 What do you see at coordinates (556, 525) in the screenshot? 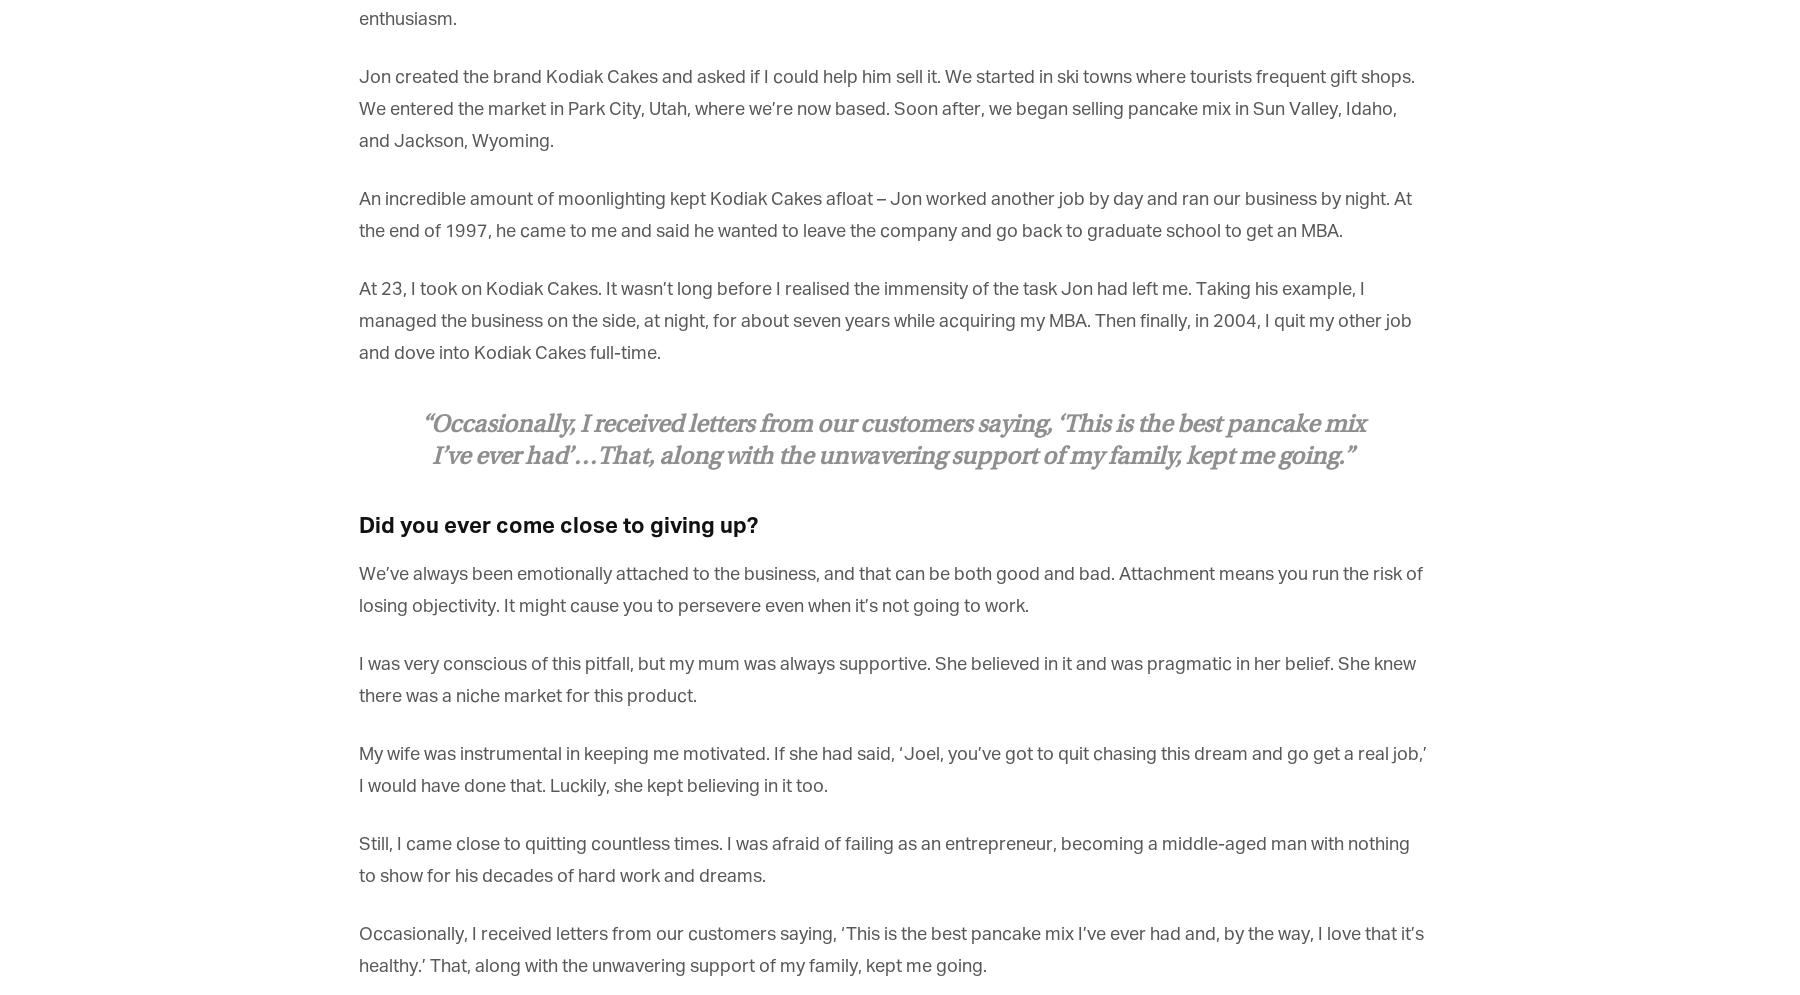
I see `'Did you ever come close to giving up?'` at bounding box center [556, 525].